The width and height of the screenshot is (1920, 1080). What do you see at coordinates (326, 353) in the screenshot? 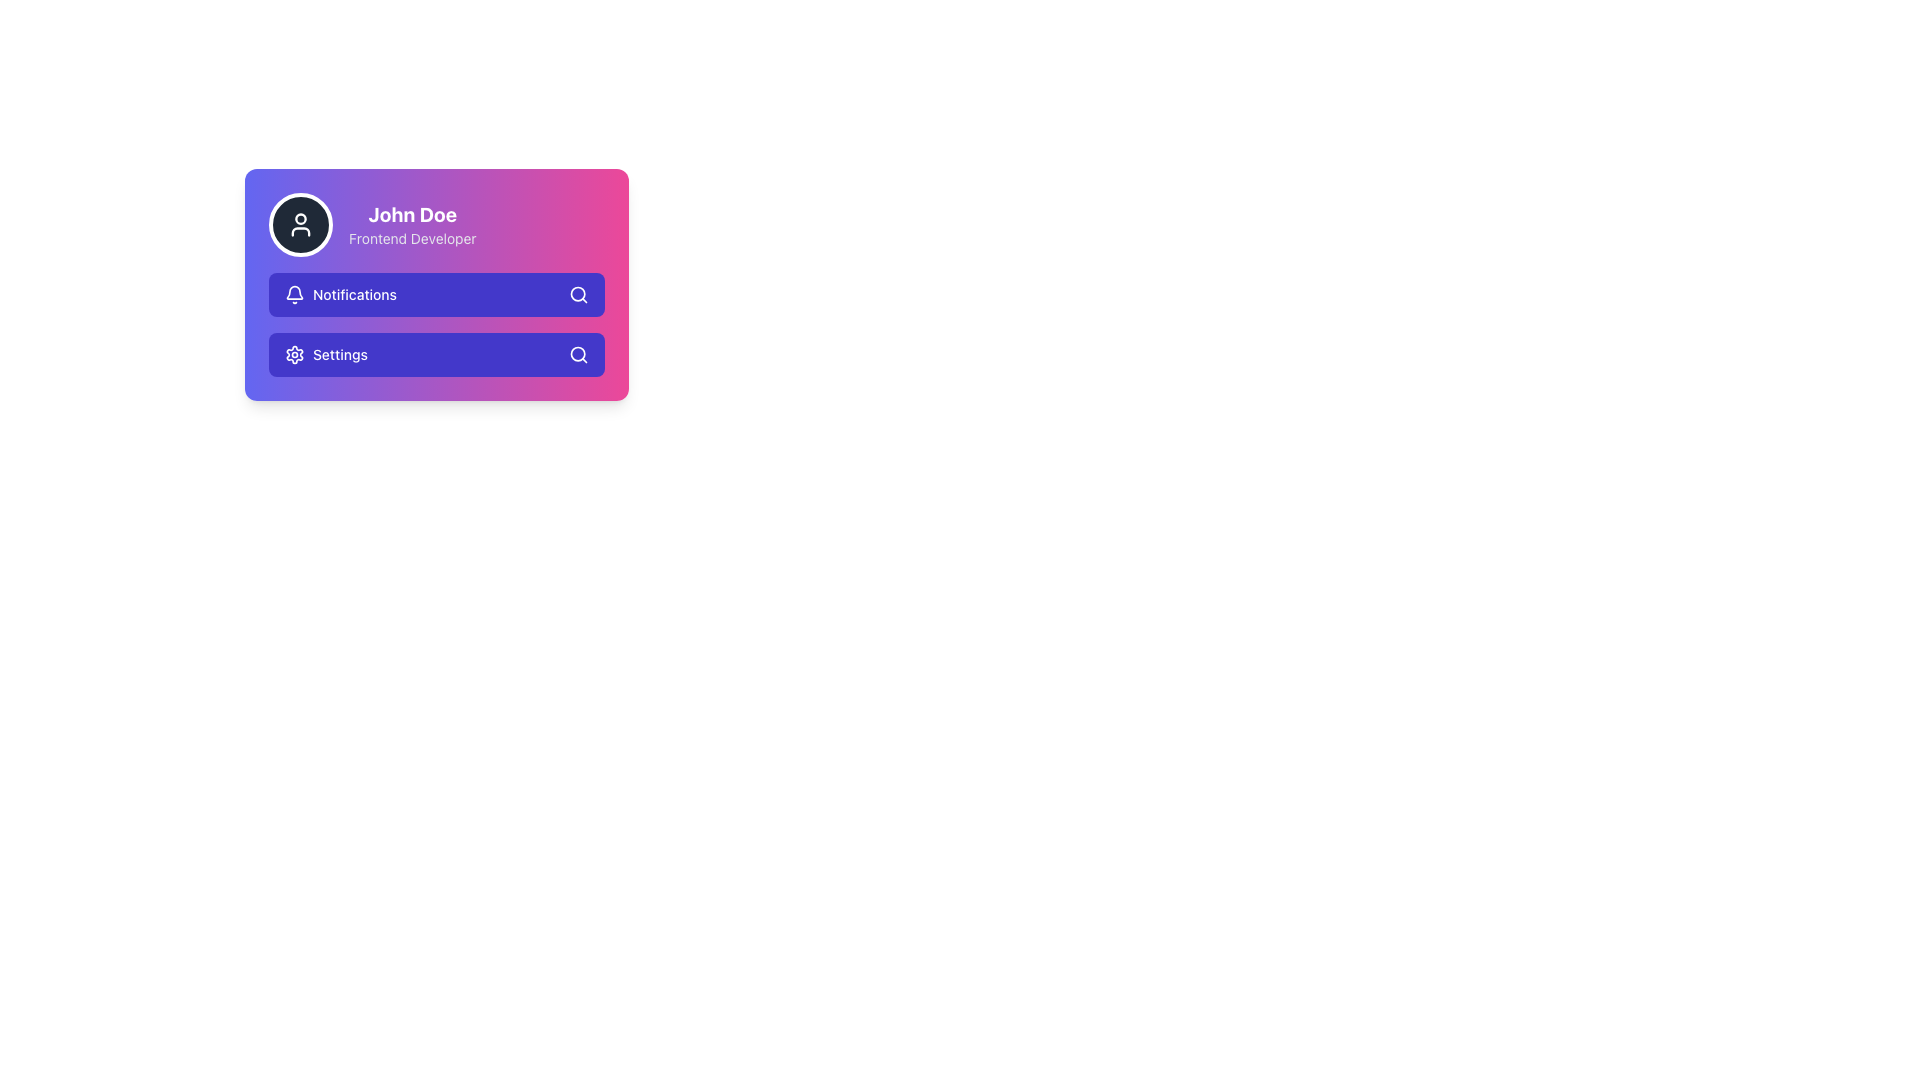
I see `the Settings button located beneath the Notifications element in the vertical list to trigger any tooltip interaction` at bounding box center [326, 353].